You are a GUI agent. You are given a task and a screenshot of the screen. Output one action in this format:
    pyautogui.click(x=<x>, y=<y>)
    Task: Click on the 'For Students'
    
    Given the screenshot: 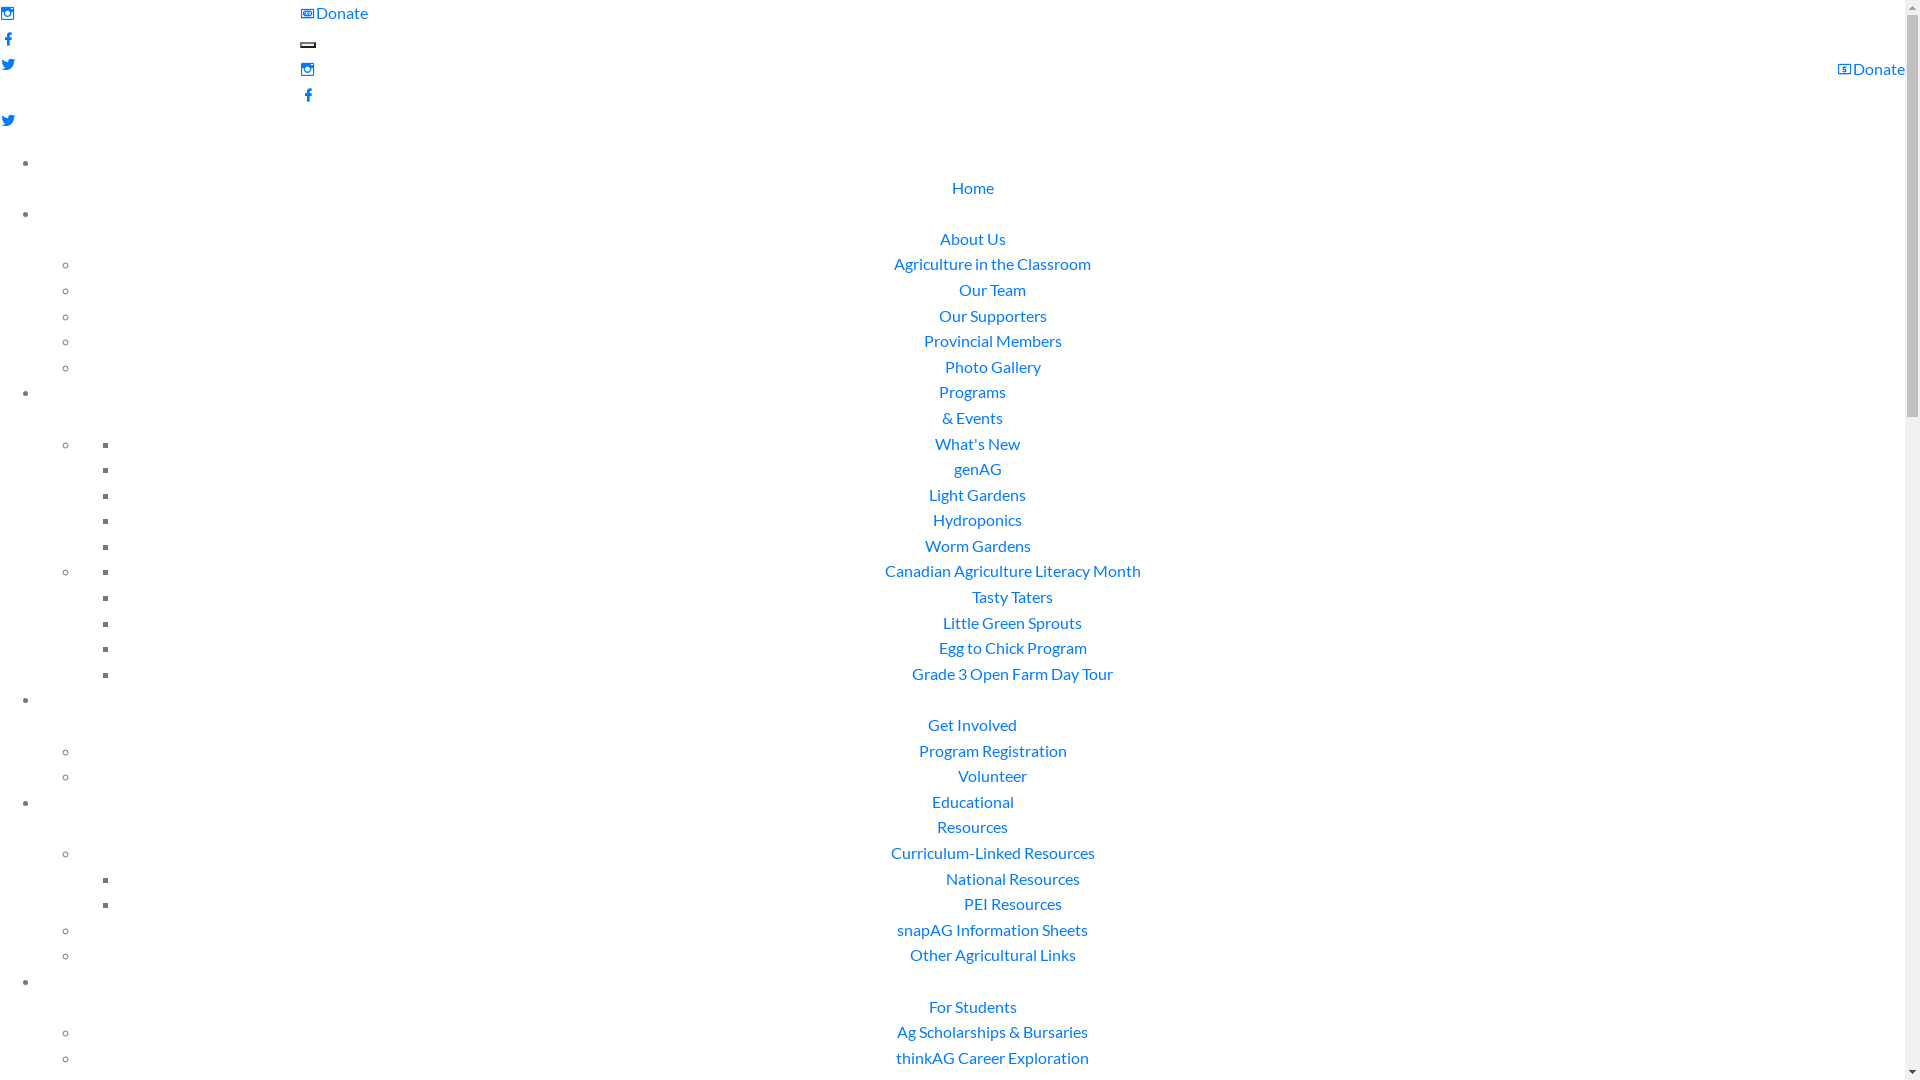 What is the action you would take?
    pyautogui.click(x=926, y=1019)
    